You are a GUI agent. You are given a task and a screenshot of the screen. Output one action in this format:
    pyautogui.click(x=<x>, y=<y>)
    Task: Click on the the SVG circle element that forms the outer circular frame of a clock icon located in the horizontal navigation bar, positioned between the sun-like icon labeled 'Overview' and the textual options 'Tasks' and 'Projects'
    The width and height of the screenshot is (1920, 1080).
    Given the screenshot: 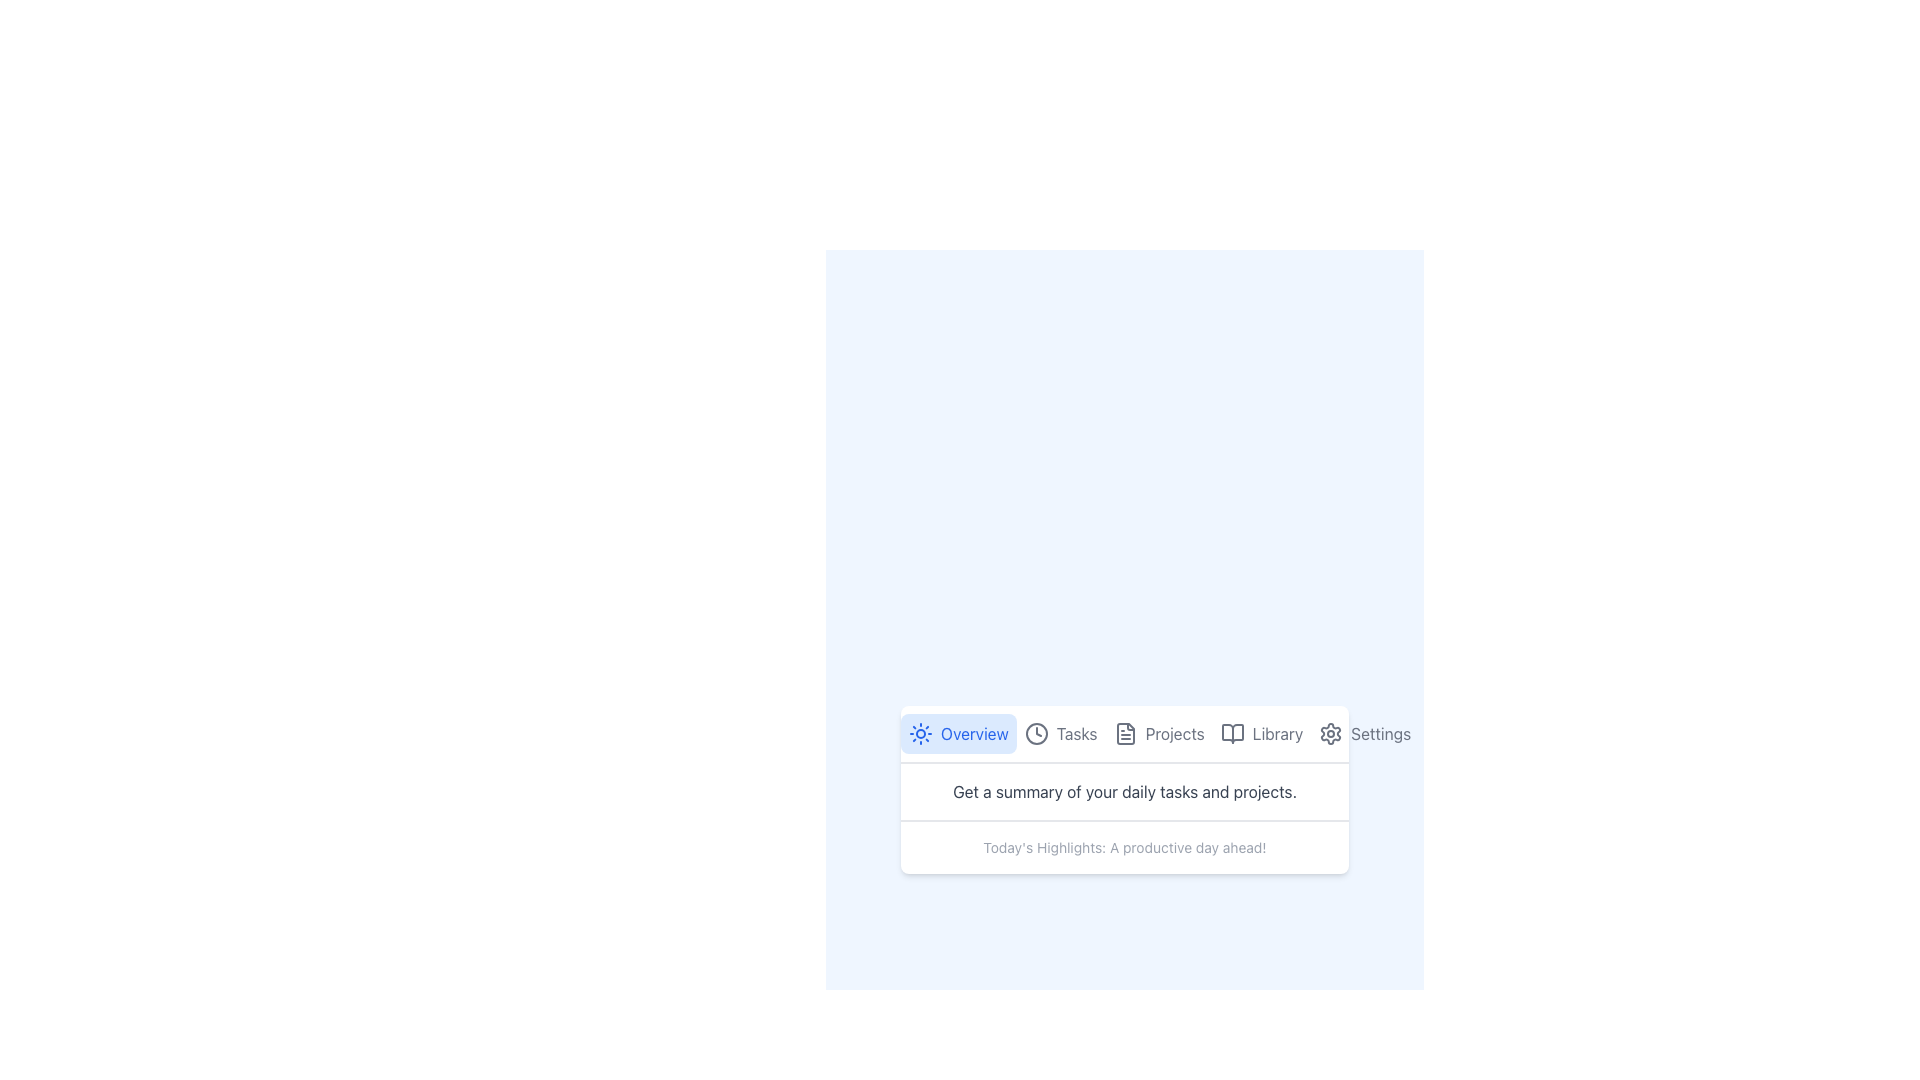 What is the action you would take?
    pyautogui.click(x=1036, y=733)
    